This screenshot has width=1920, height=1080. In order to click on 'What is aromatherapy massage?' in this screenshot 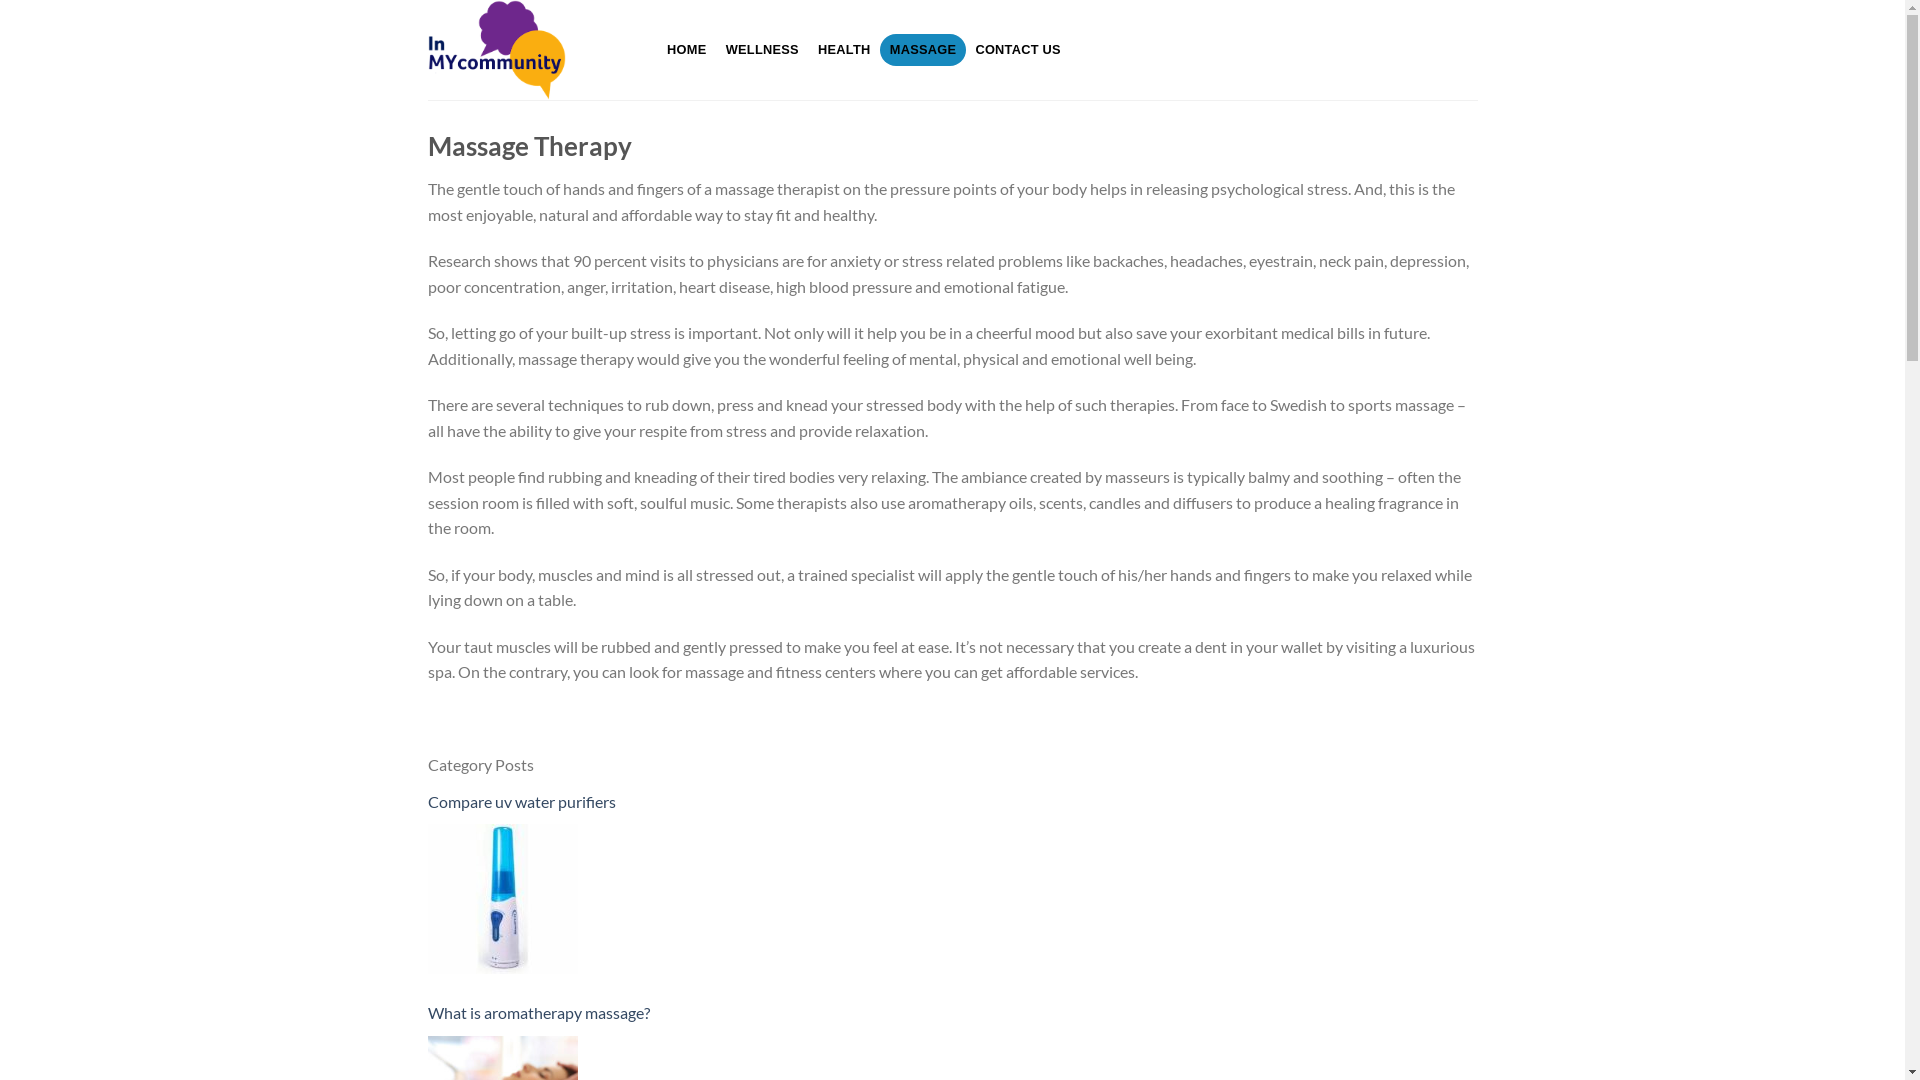, I will do `click(952, 1013)`.